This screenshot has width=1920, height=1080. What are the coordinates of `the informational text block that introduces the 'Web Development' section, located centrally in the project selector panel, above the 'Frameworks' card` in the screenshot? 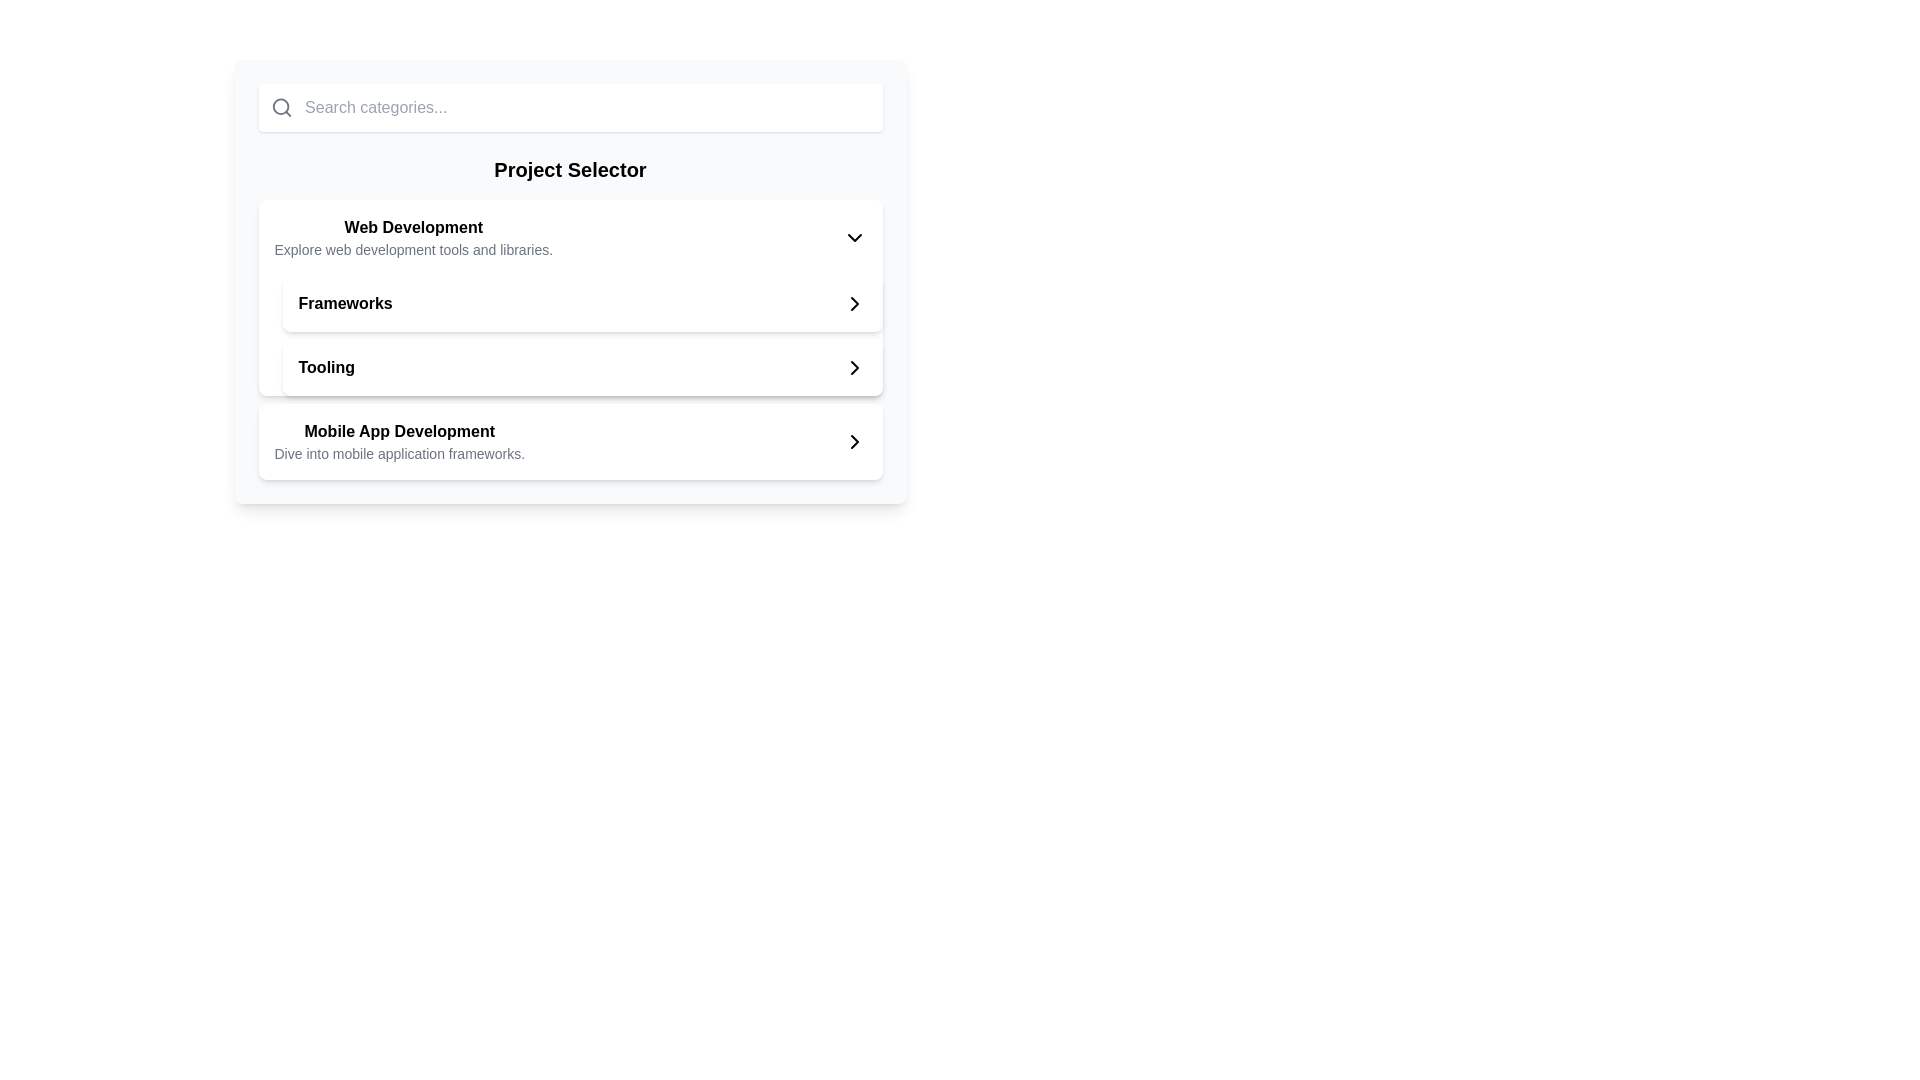 It's located at (412, 237).